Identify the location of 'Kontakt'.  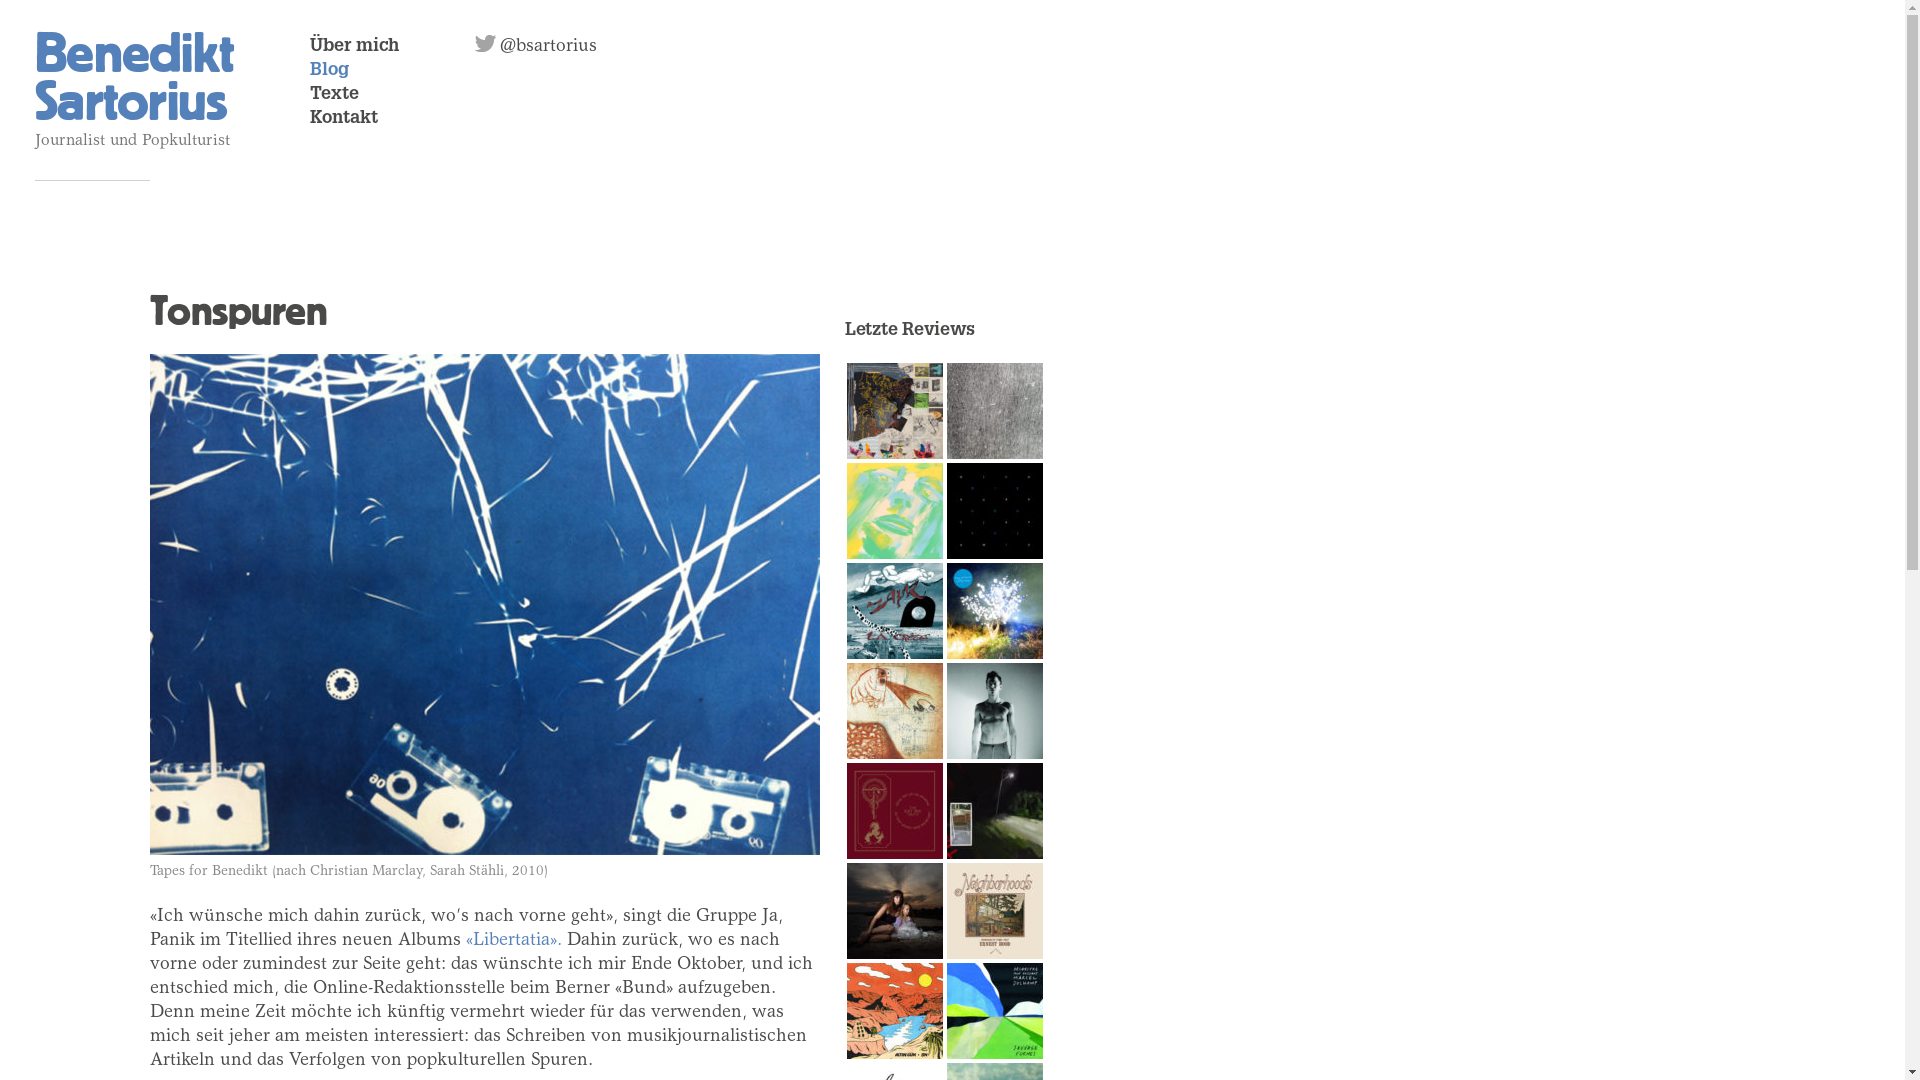
(344, 119).